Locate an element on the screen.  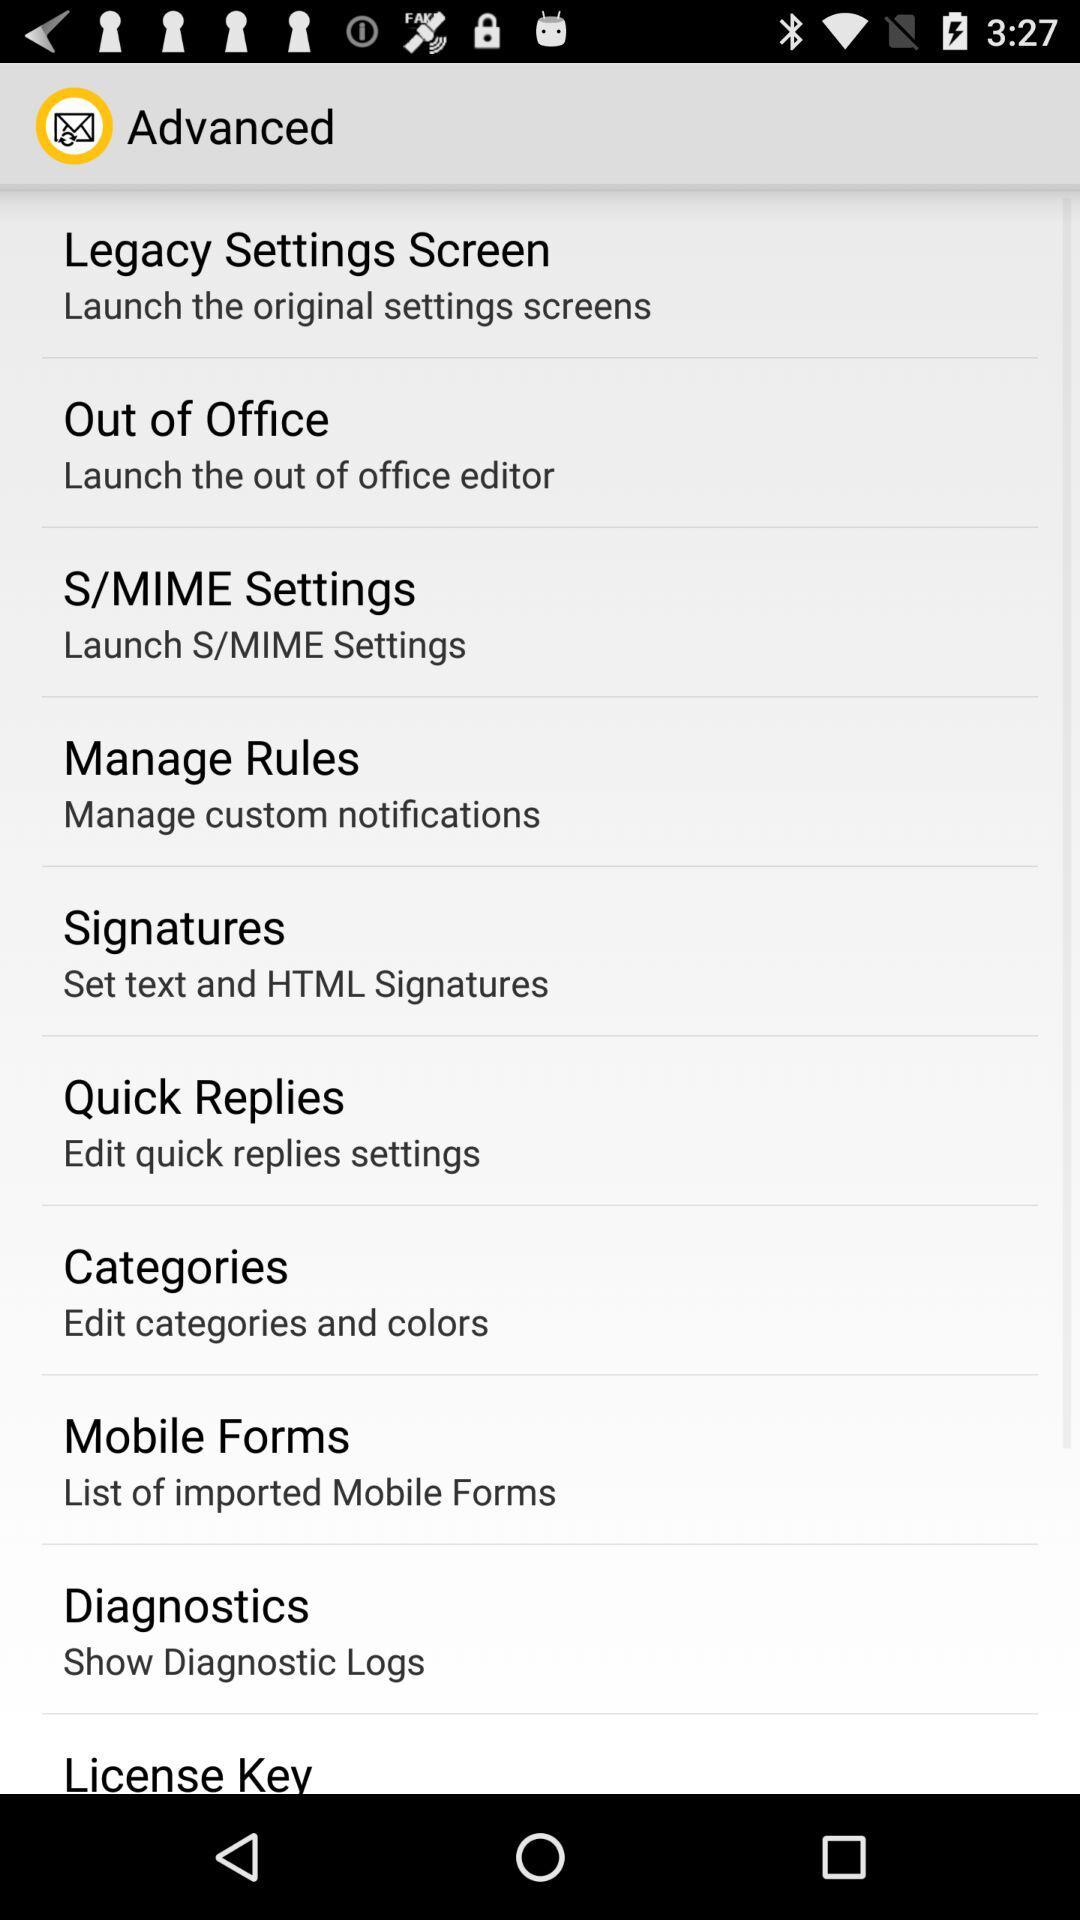
the app below signatures is located at coordinates (305, 982).